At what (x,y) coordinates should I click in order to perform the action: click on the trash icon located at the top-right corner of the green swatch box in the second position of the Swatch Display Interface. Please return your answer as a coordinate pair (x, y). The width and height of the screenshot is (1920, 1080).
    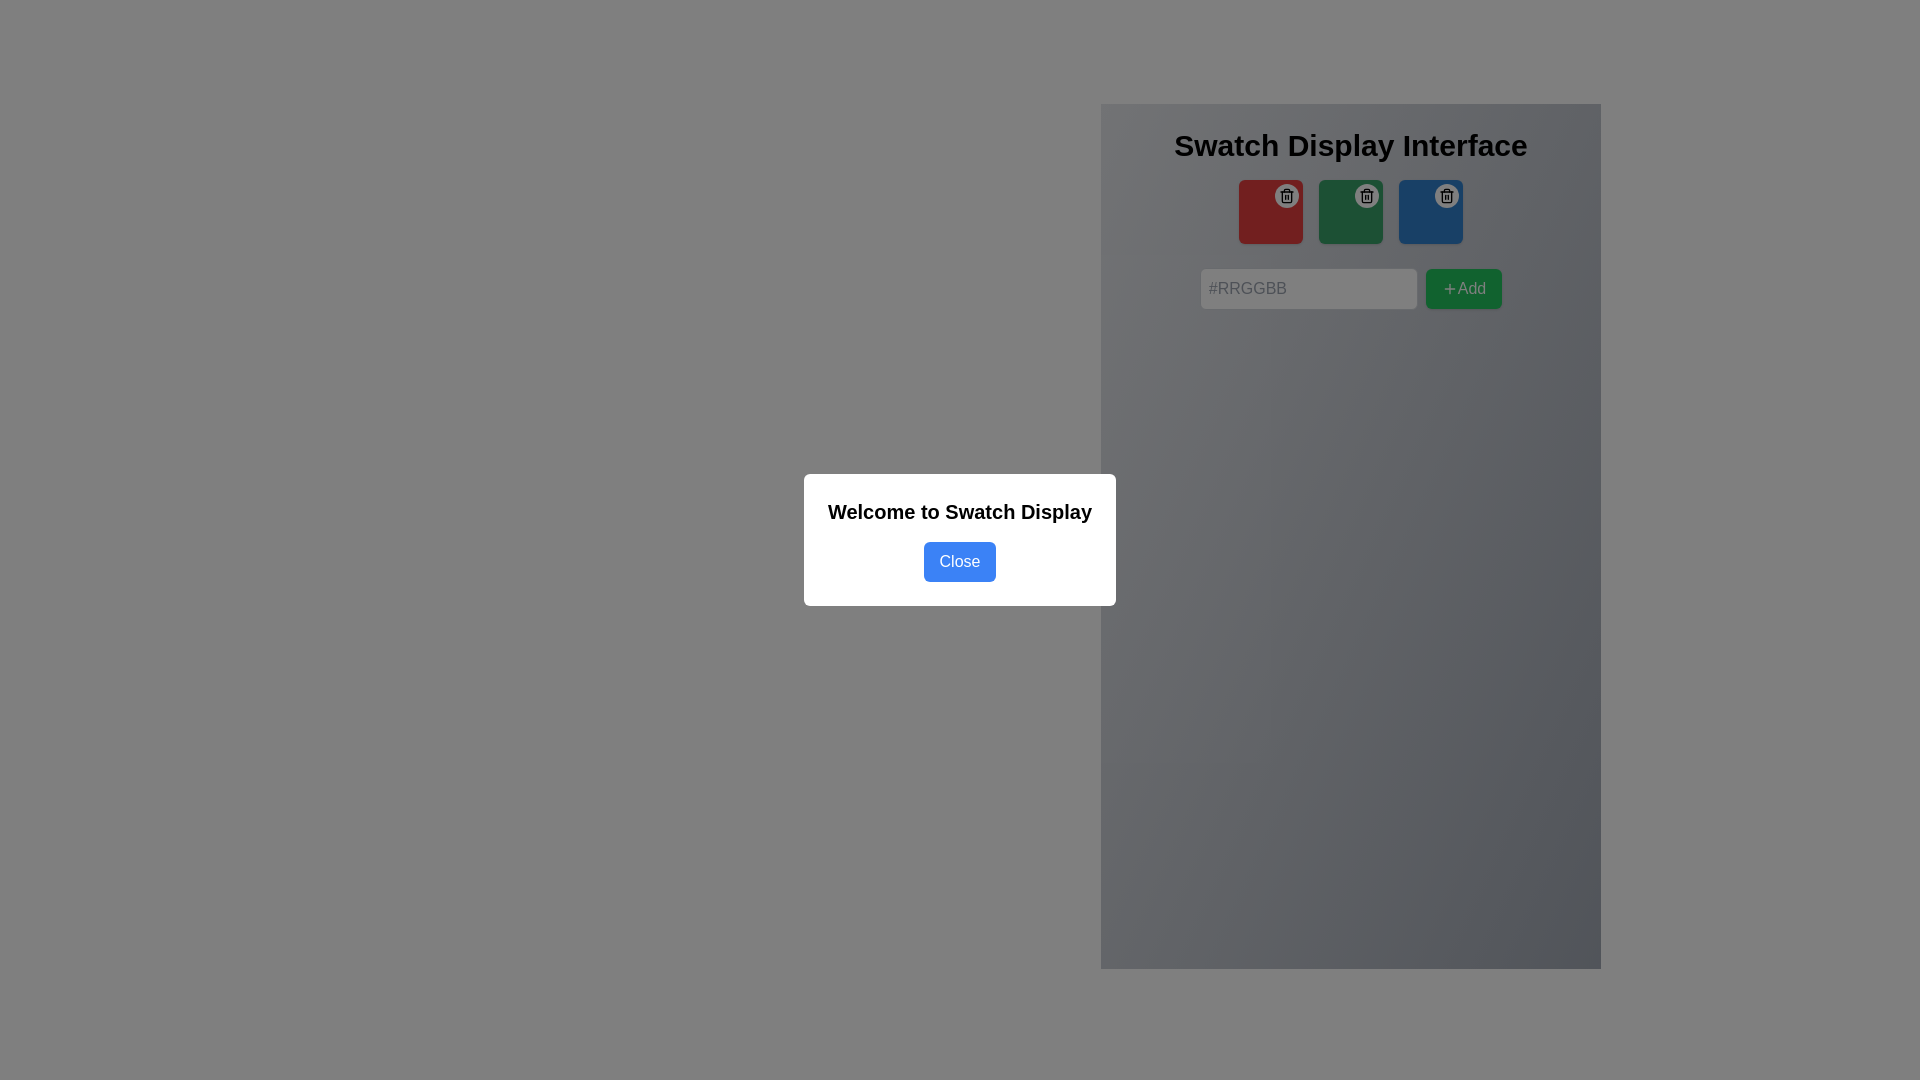
    Looking at the image, I should click on (1350, 212).